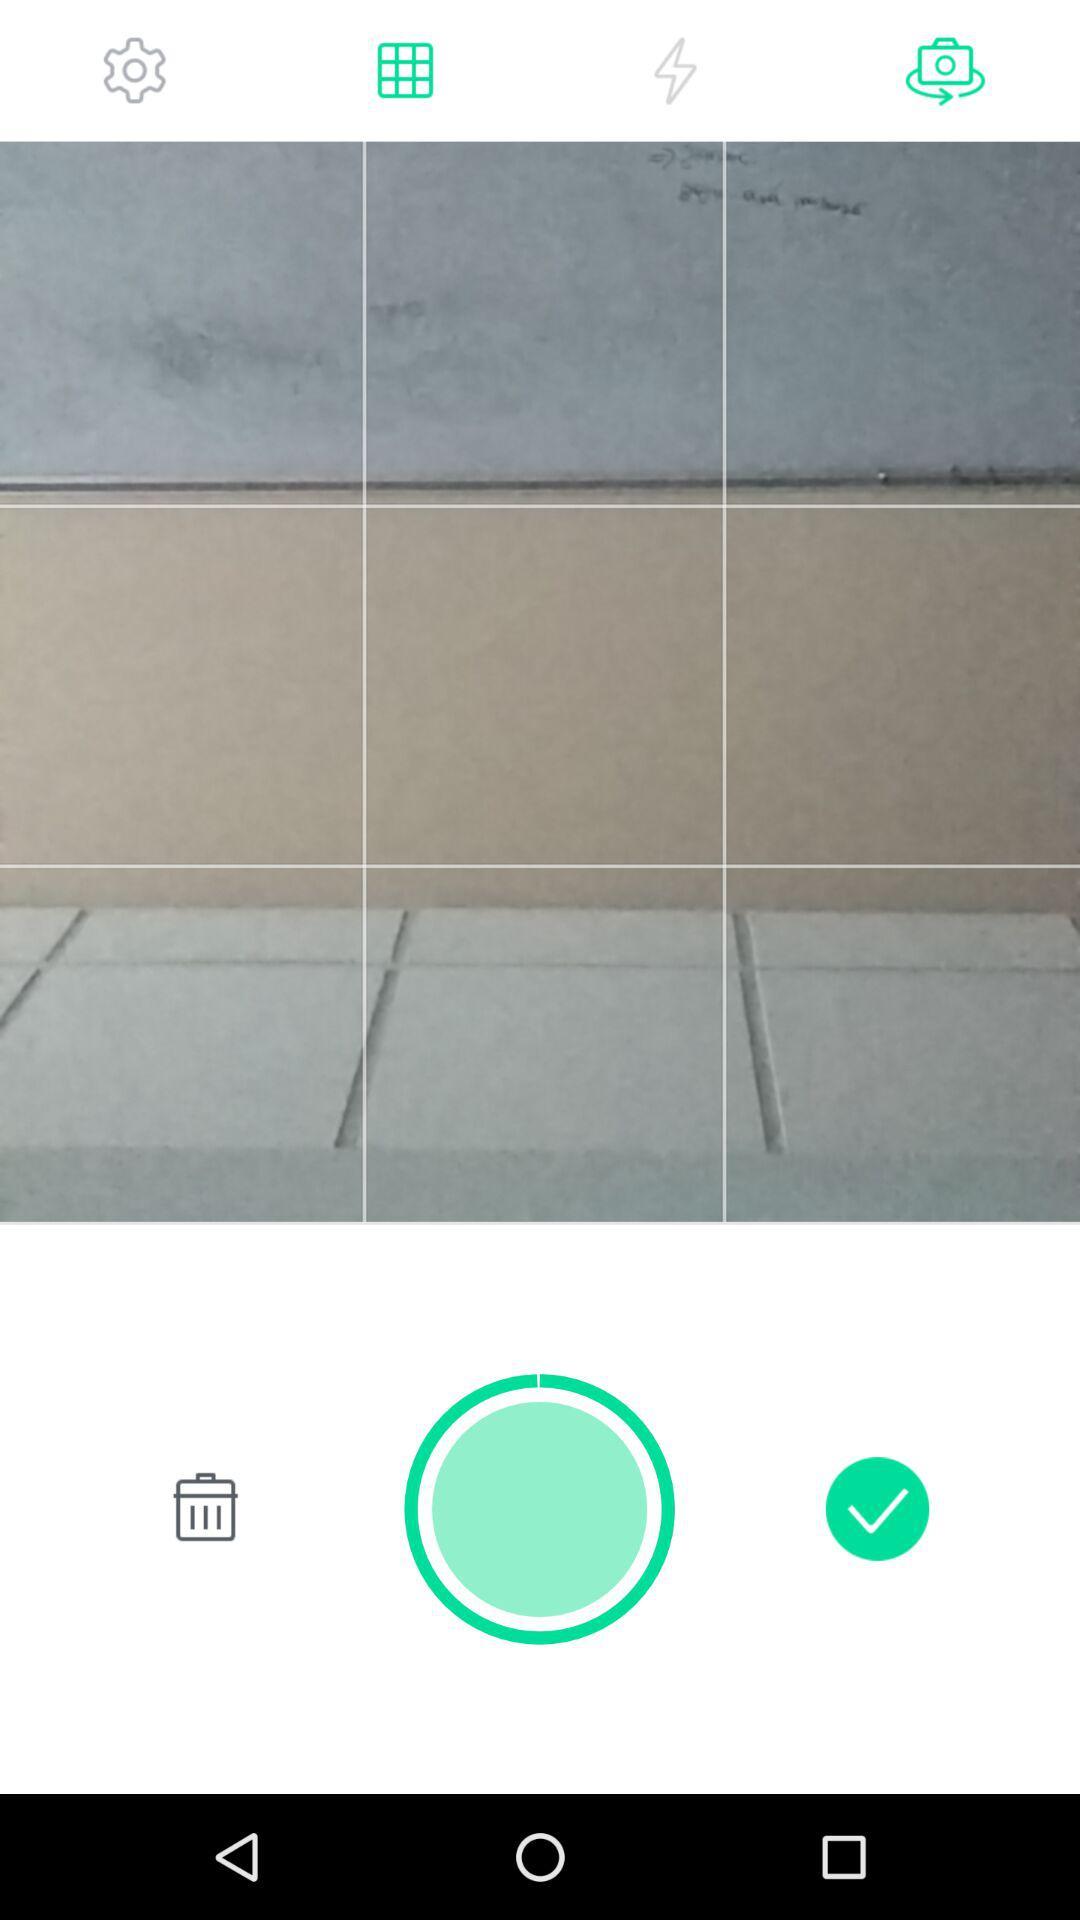  What do you see at coordinates (405, 70) in the screenshot?
I see `grid mode` at bounding box center [405, 70].